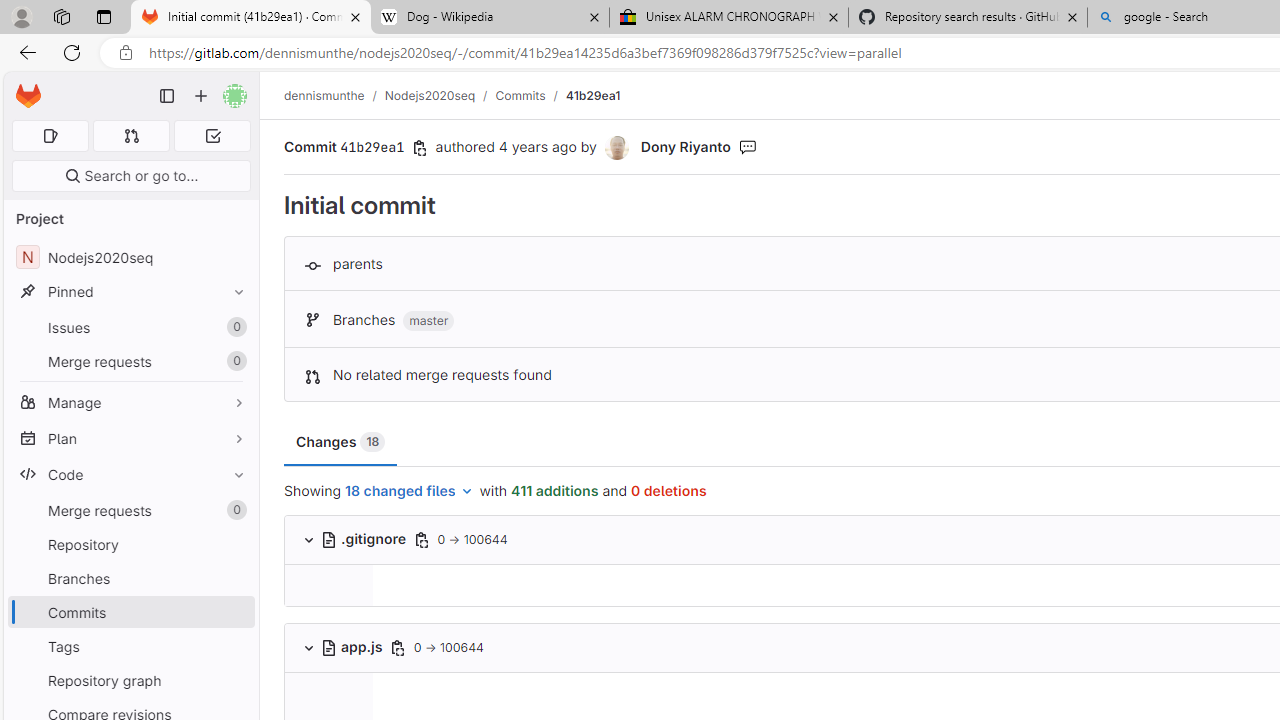 The width and height of the screenshot is (1280, 720). I want to click on 'N Nodejs2020seq', so click(130, 256).